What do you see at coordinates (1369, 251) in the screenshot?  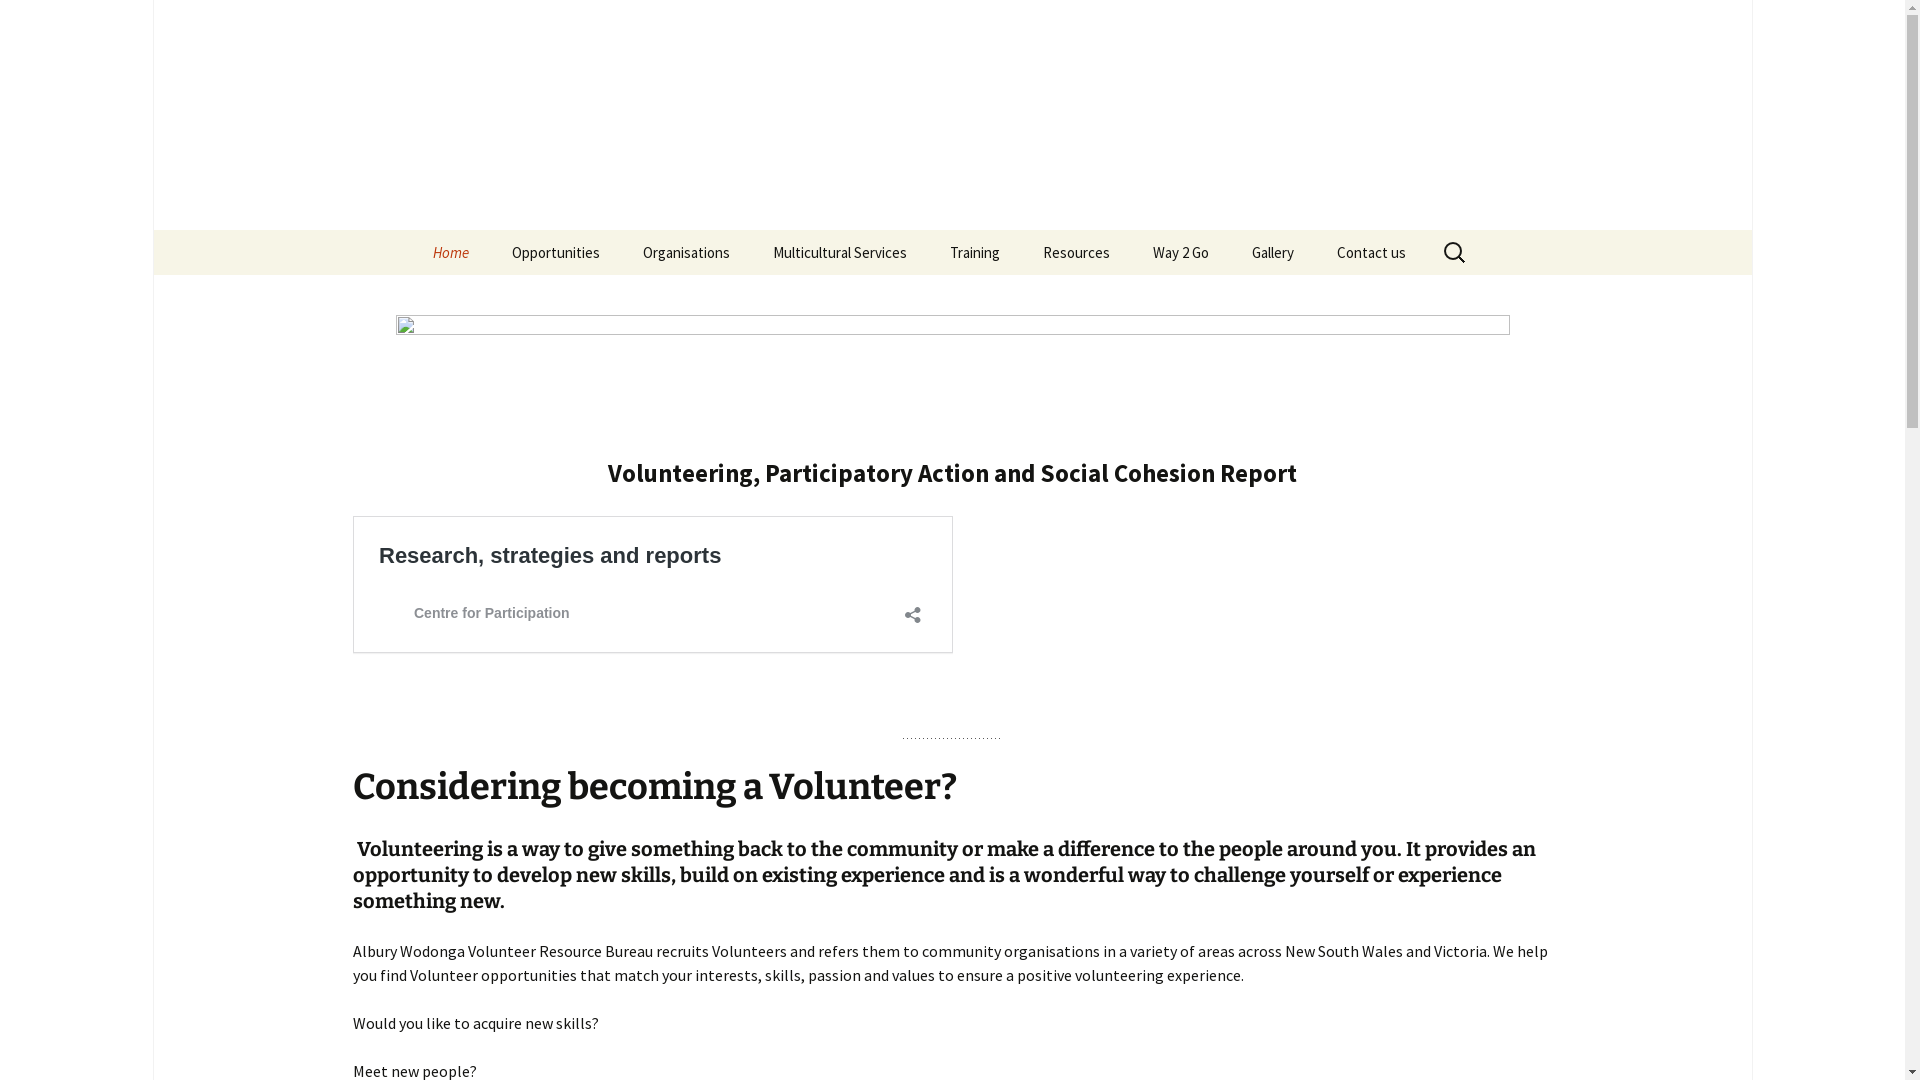 I see `'Contact us'` at bounding box center [1369, 251].